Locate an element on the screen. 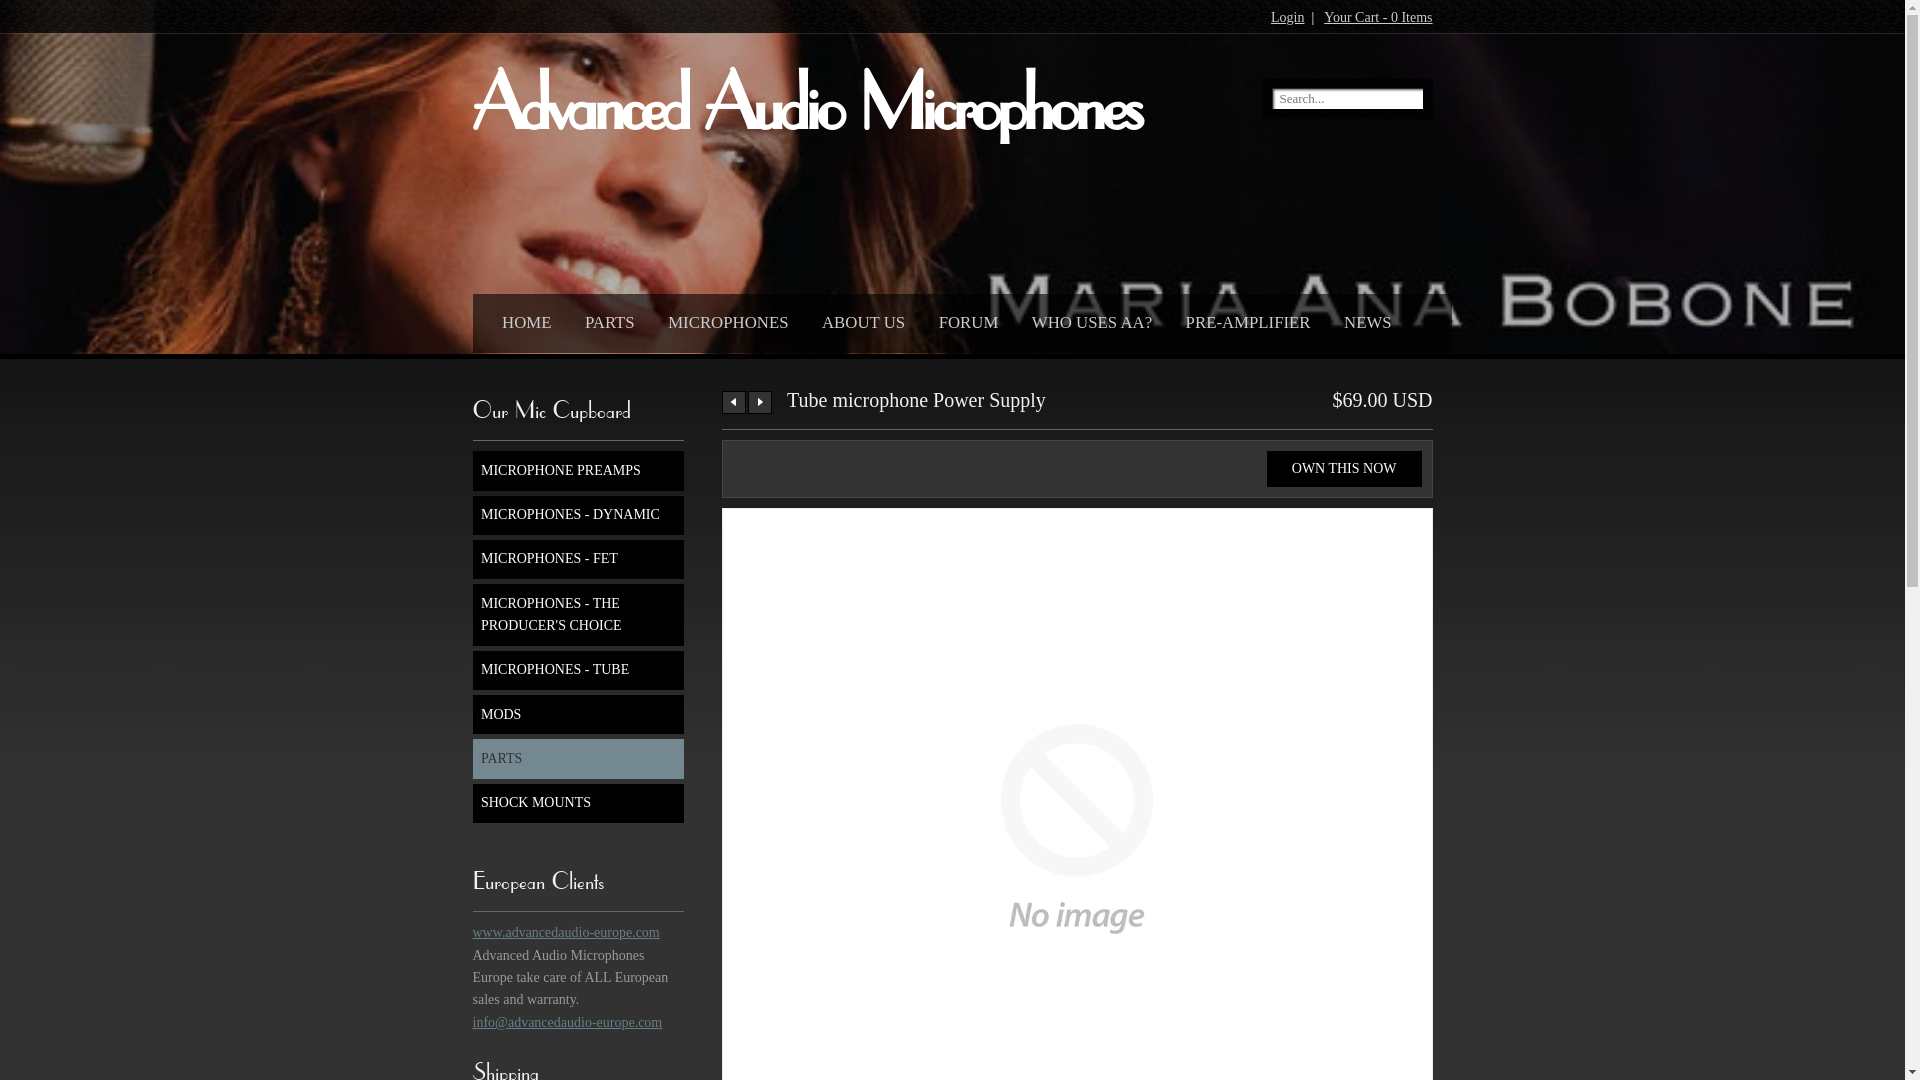 Image resolution: width=1920 pixels, height=1080 pixels. 'PARTS' is located at coordinates (576, 758).